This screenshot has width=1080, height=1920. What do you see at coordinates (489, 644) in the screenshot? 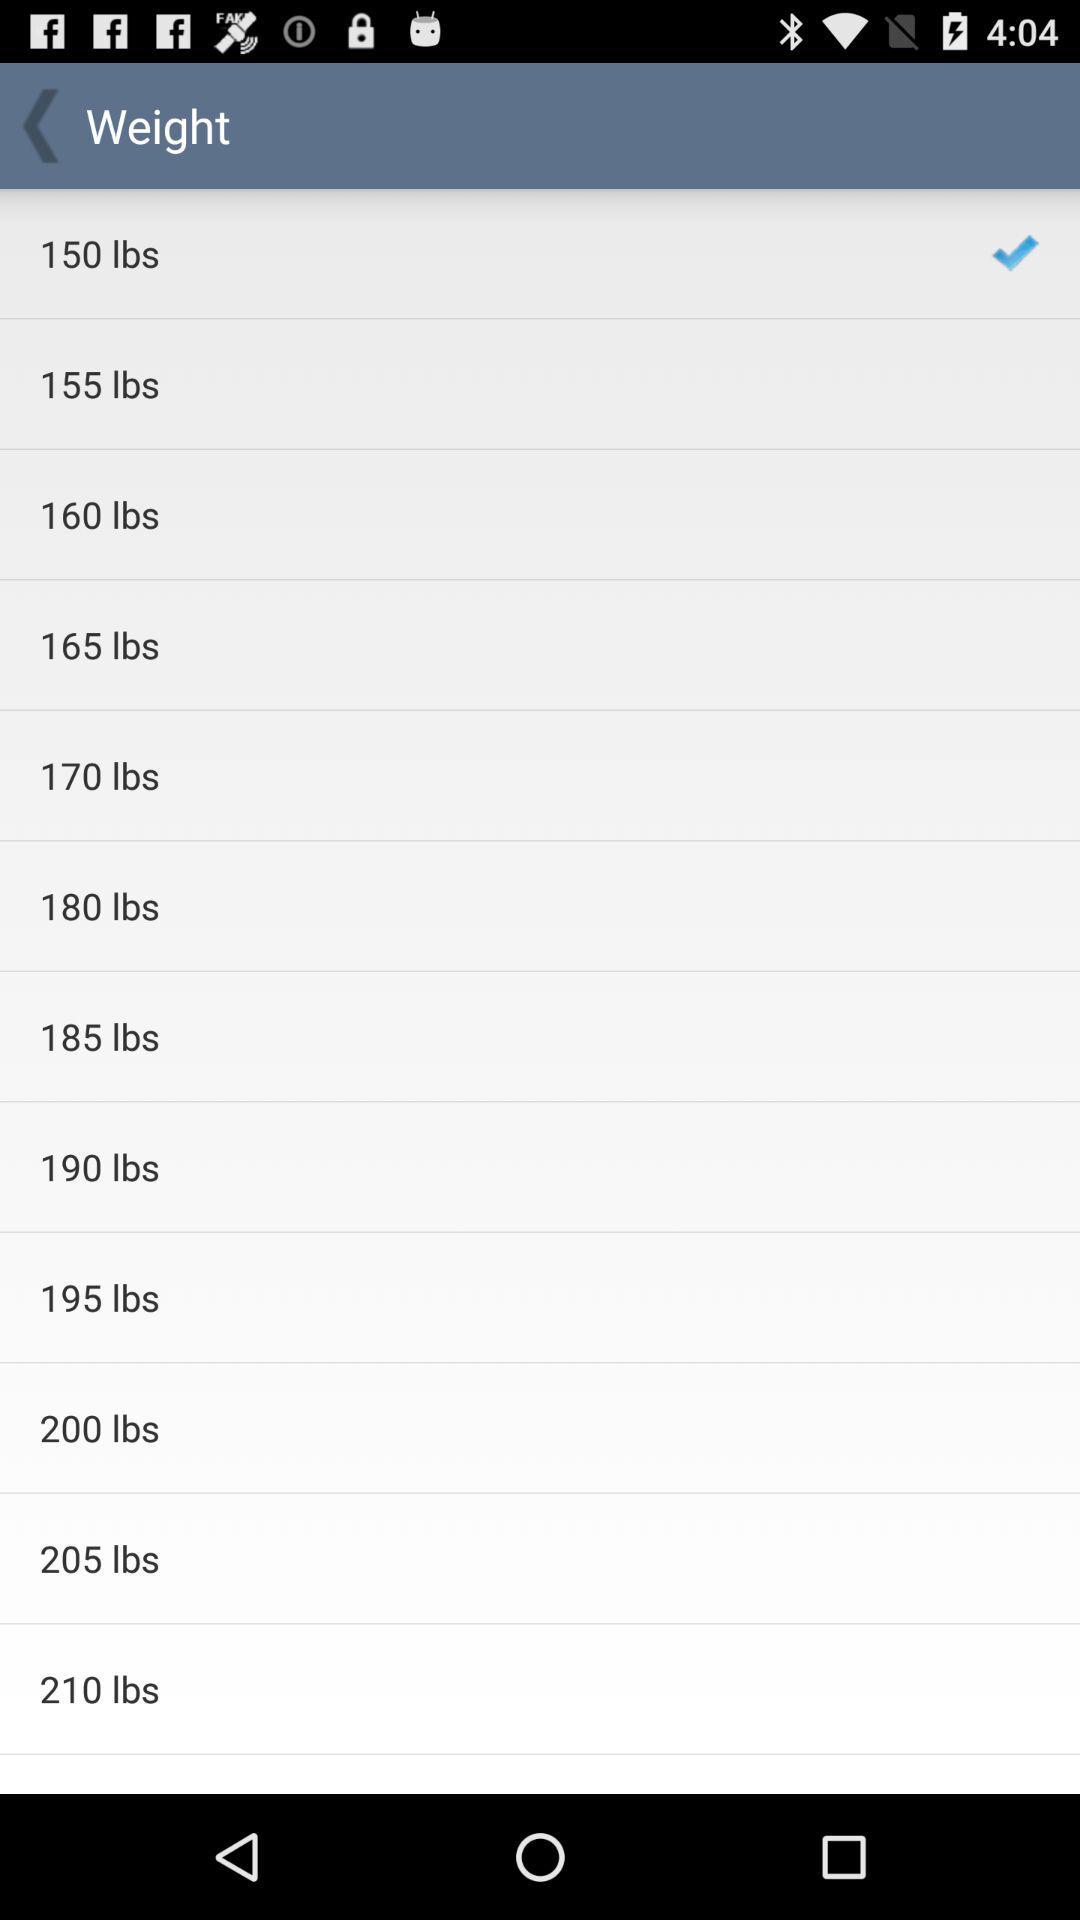
I see `the item below the 160 lbs app` at bounding box center [489, 644].